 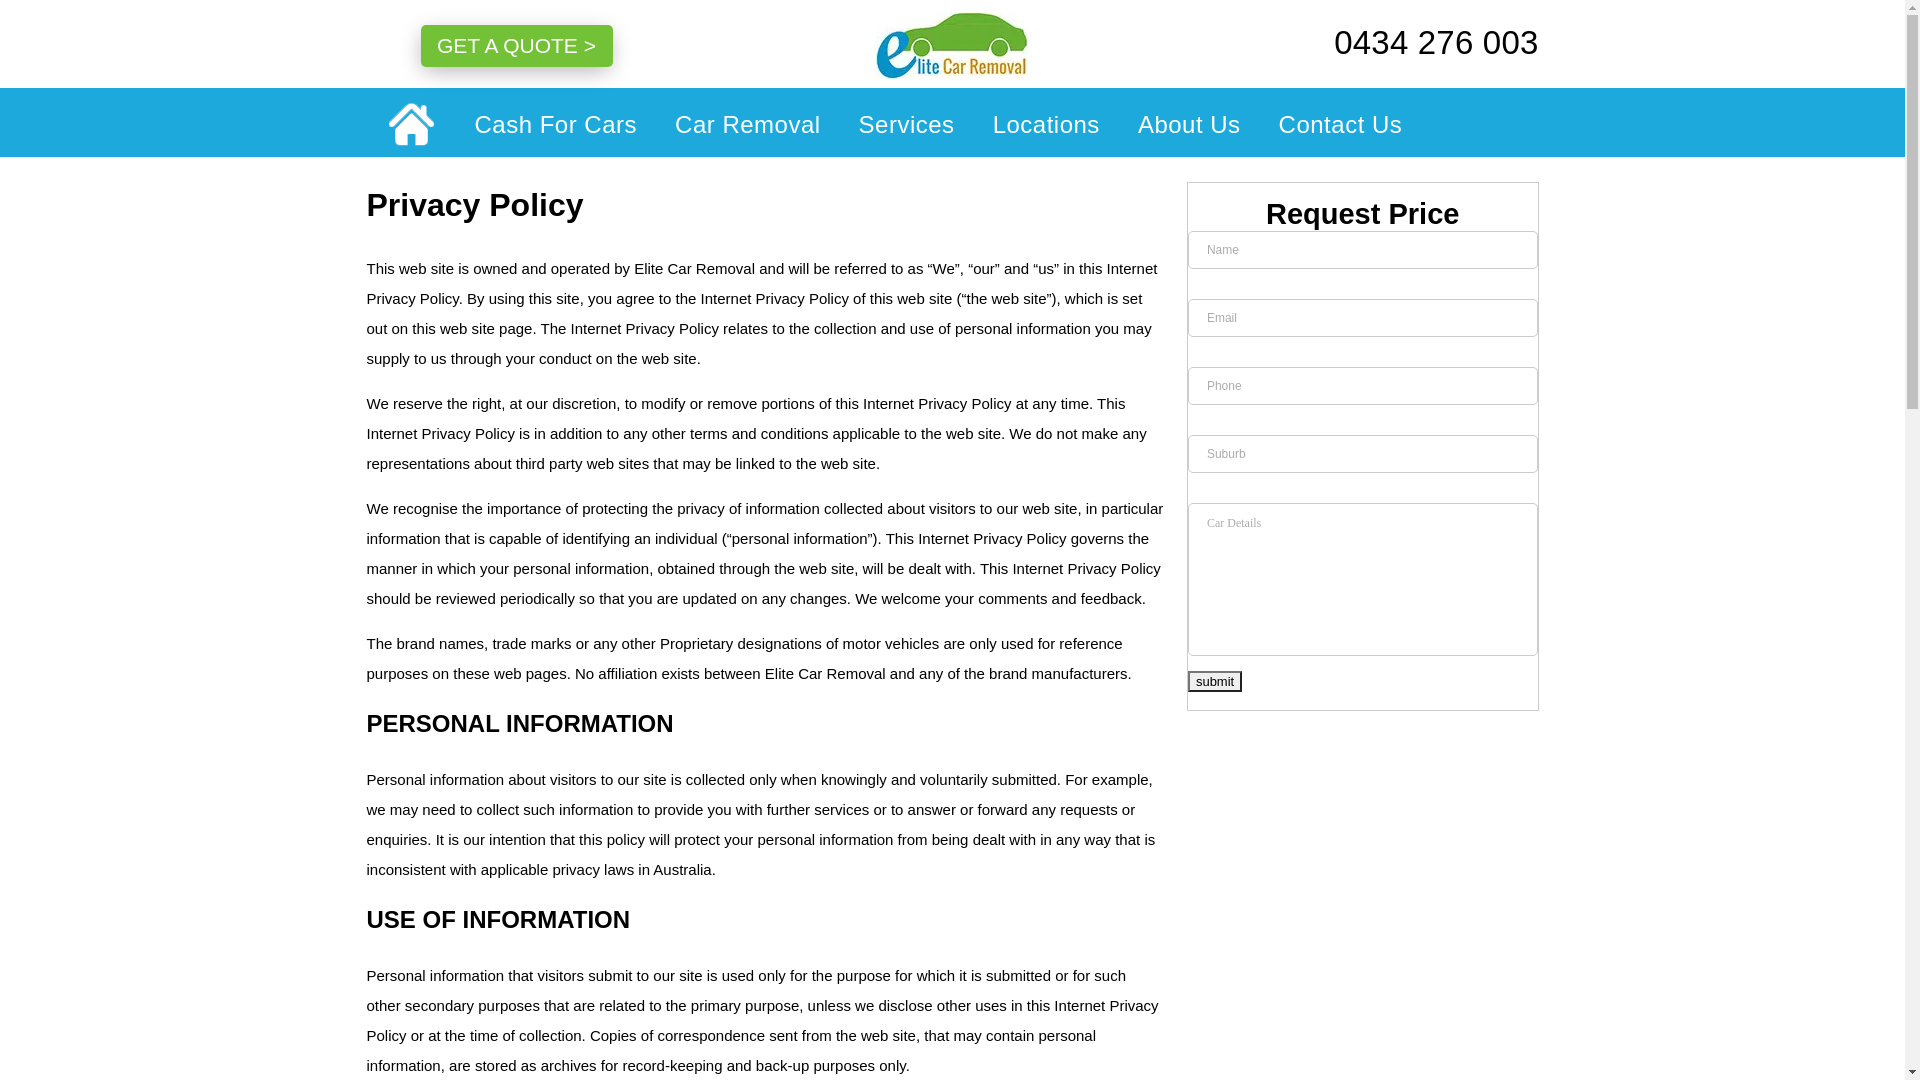 What do you see at coordinates (1189, 122) in the screenshot?
I see `'About Us'` at bounding box center [1189, 122].